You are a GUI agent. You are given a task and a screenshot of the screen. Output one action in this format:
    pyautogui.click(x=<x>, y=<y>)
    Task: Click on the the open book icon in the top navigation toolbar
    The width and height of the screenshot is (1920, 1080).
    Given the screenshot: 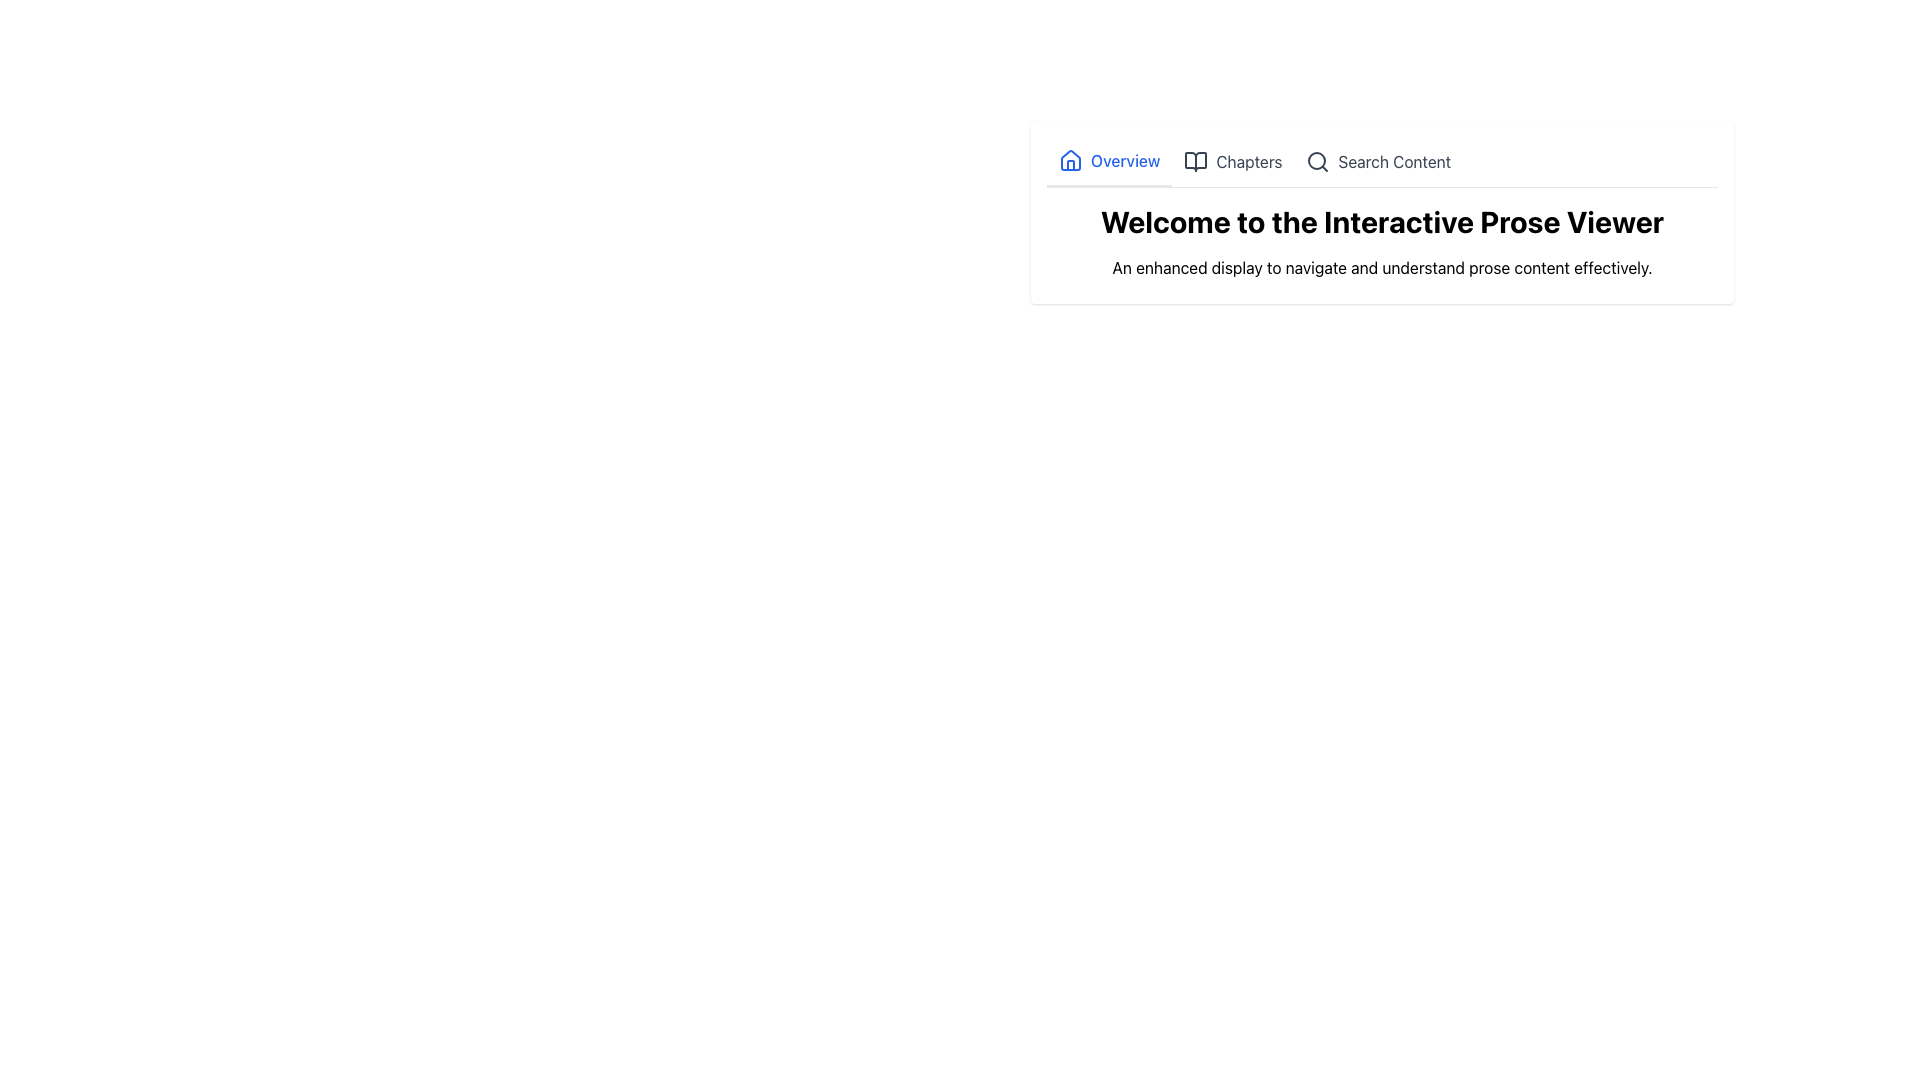 What is the action you would take?
    pyautogui.click(x=1196, y=161)
    